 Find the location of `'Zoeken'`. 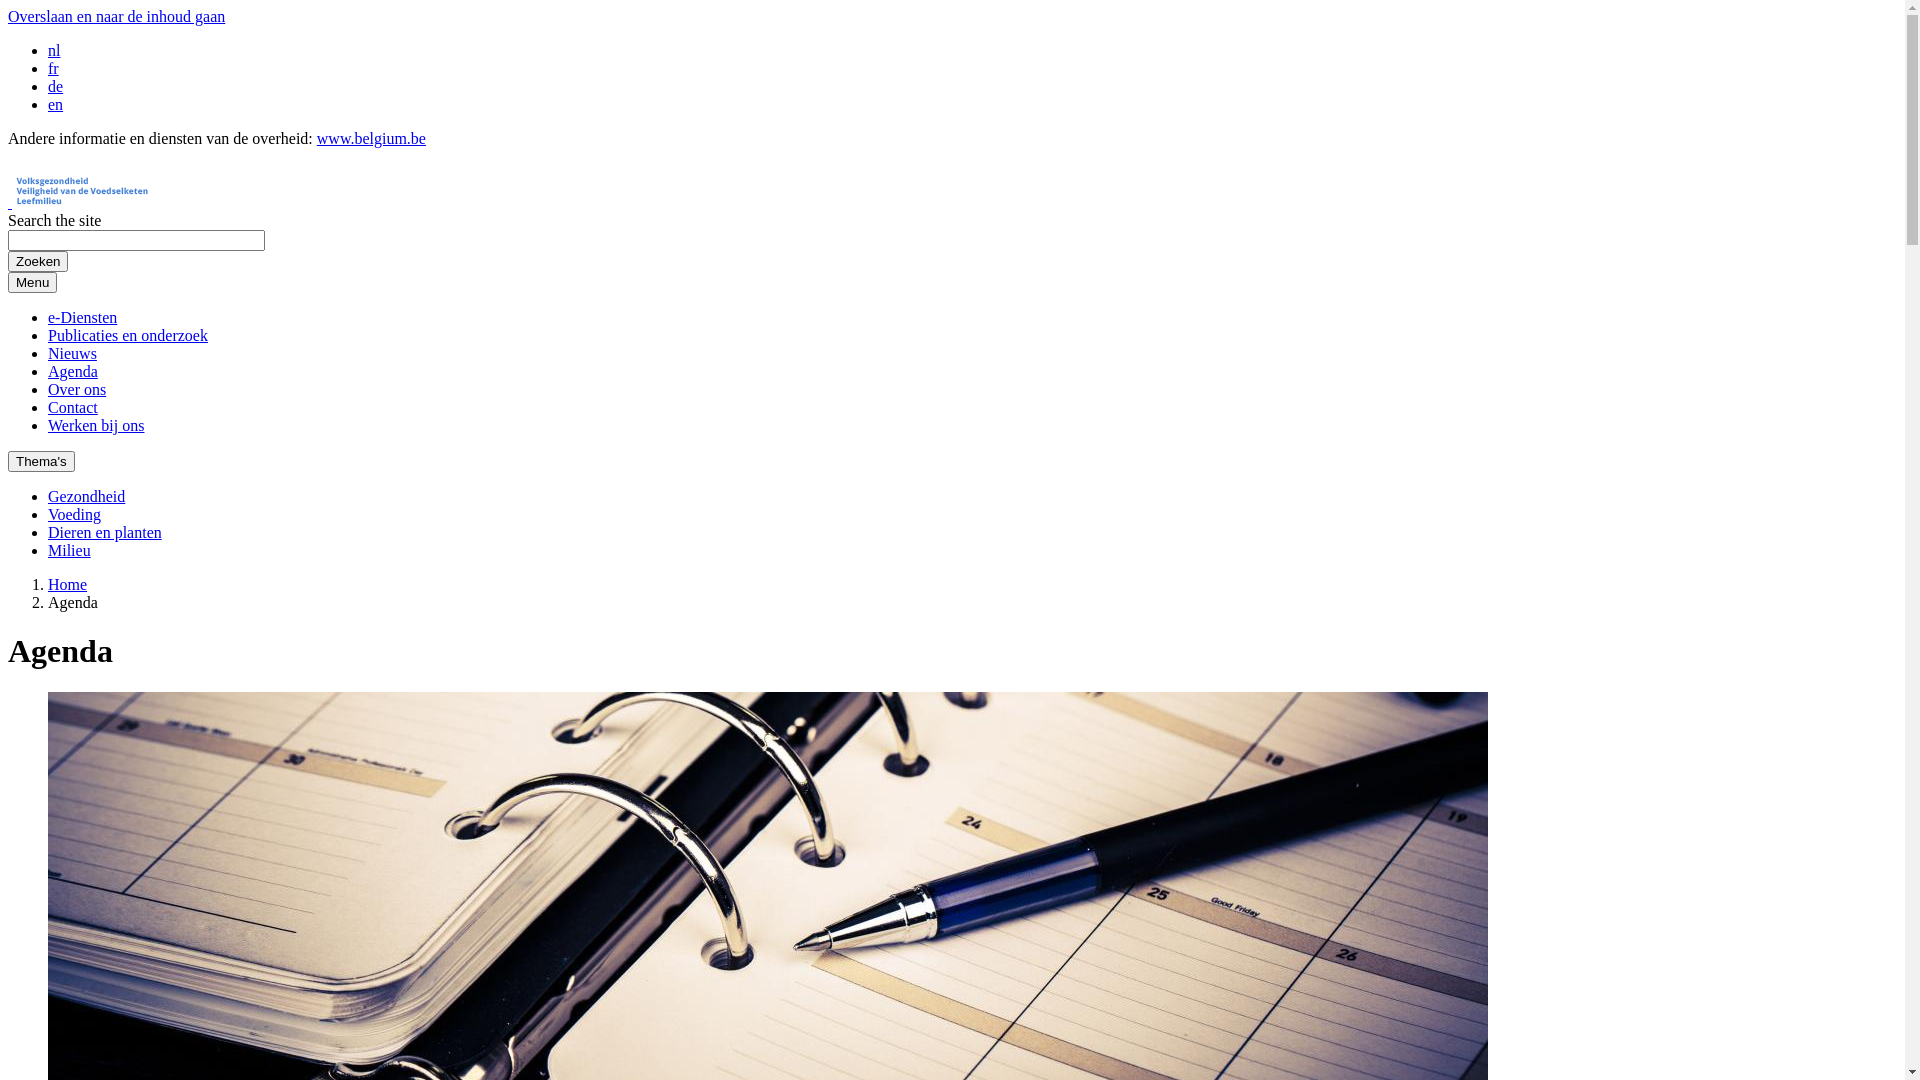

'Zoeken' is located at coordinates (8, 260).